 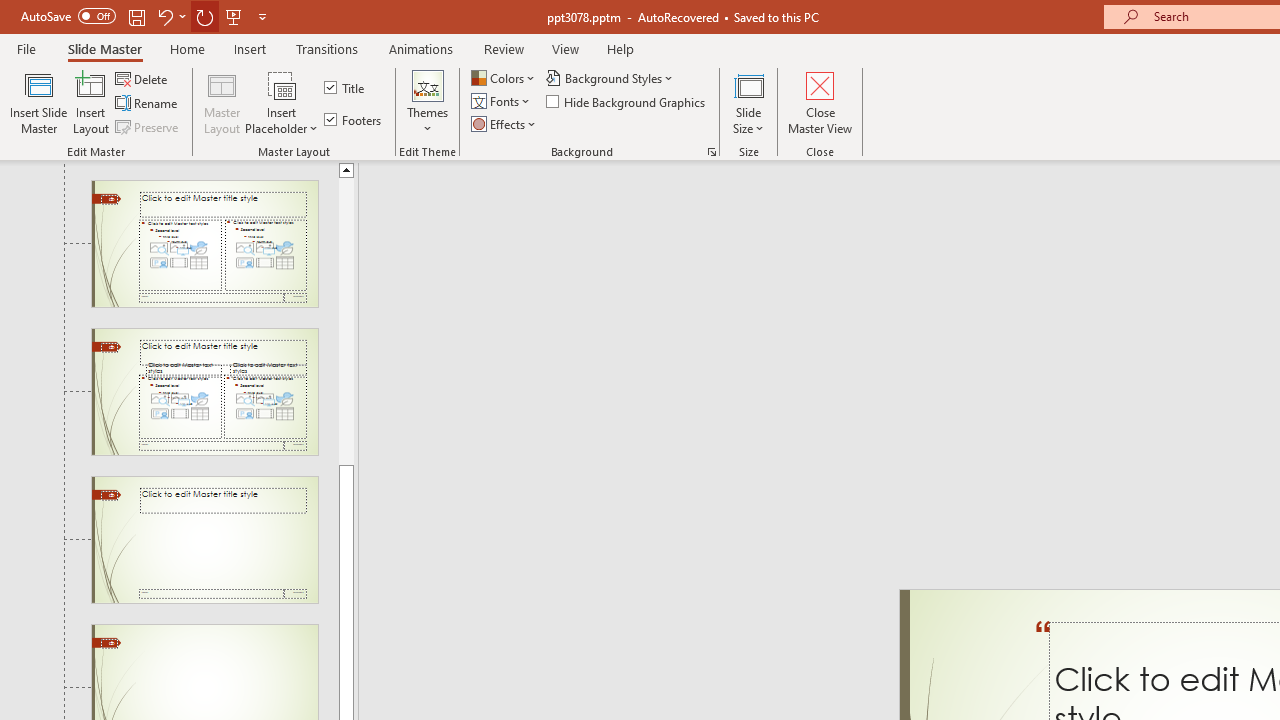 I want to click on 'Hide Background Graphics', so click(x=626, y=101).